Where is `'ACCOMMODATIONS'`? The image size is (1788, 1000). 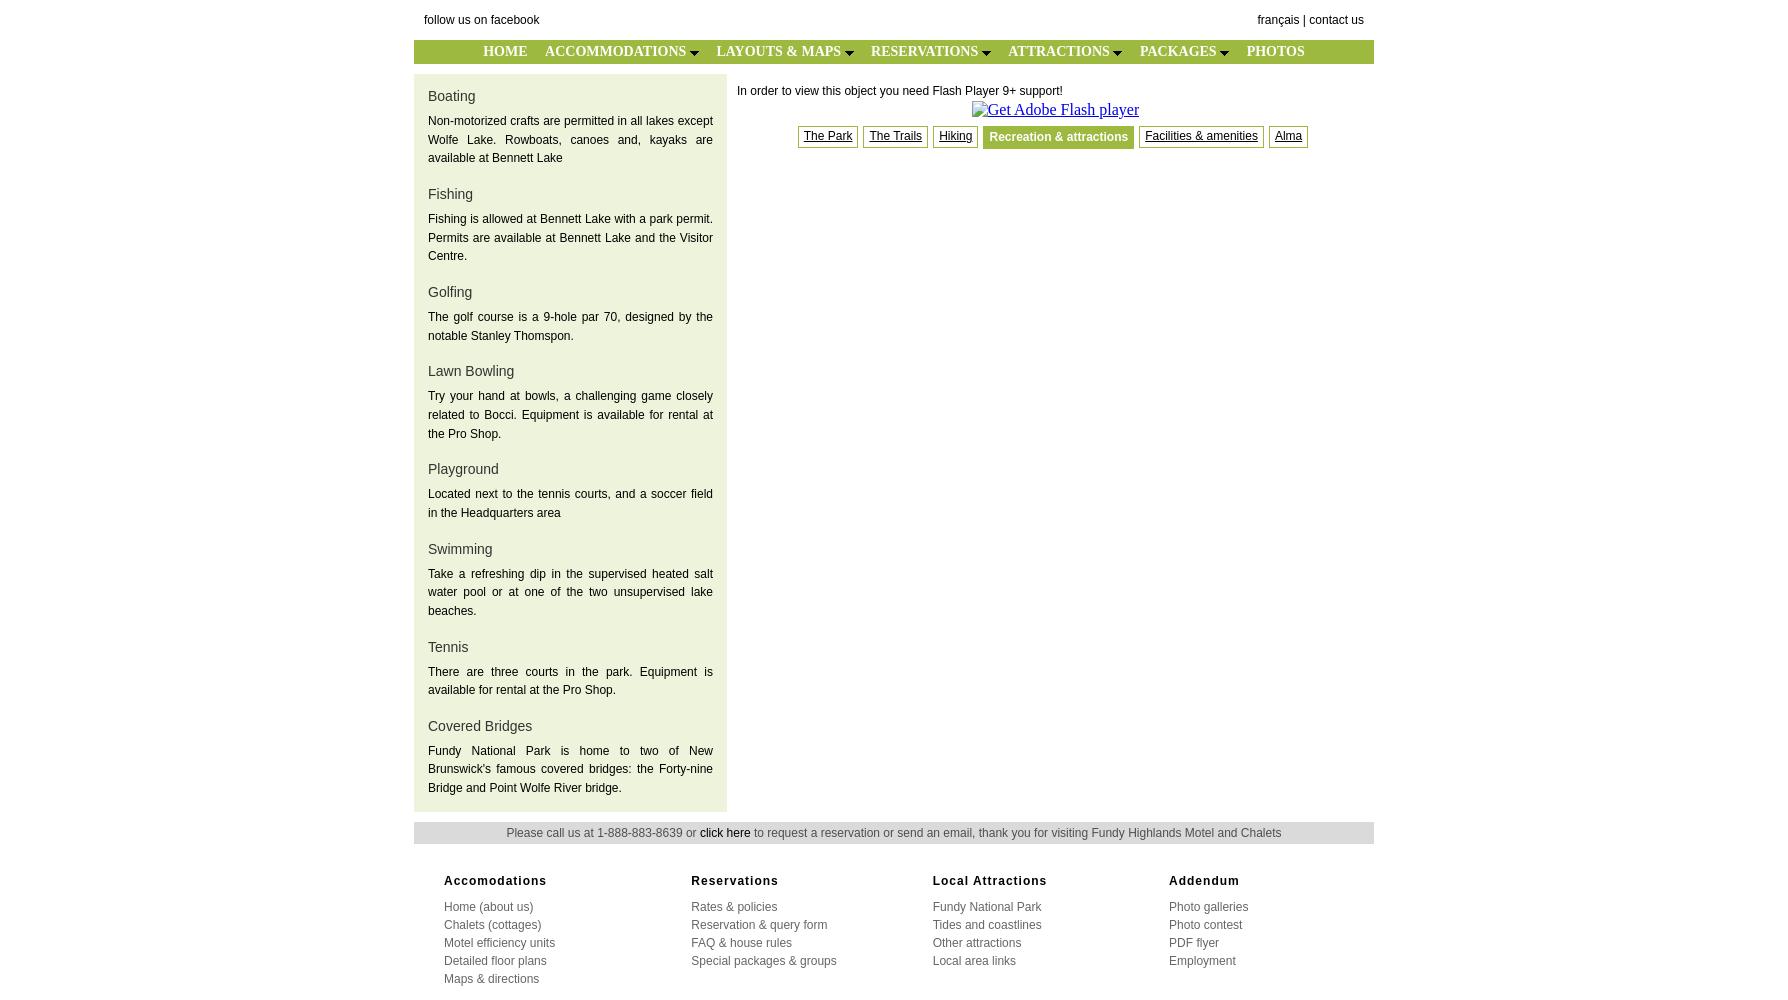 'ACCOMMODATIONS' is located at coordinates (617, 51).